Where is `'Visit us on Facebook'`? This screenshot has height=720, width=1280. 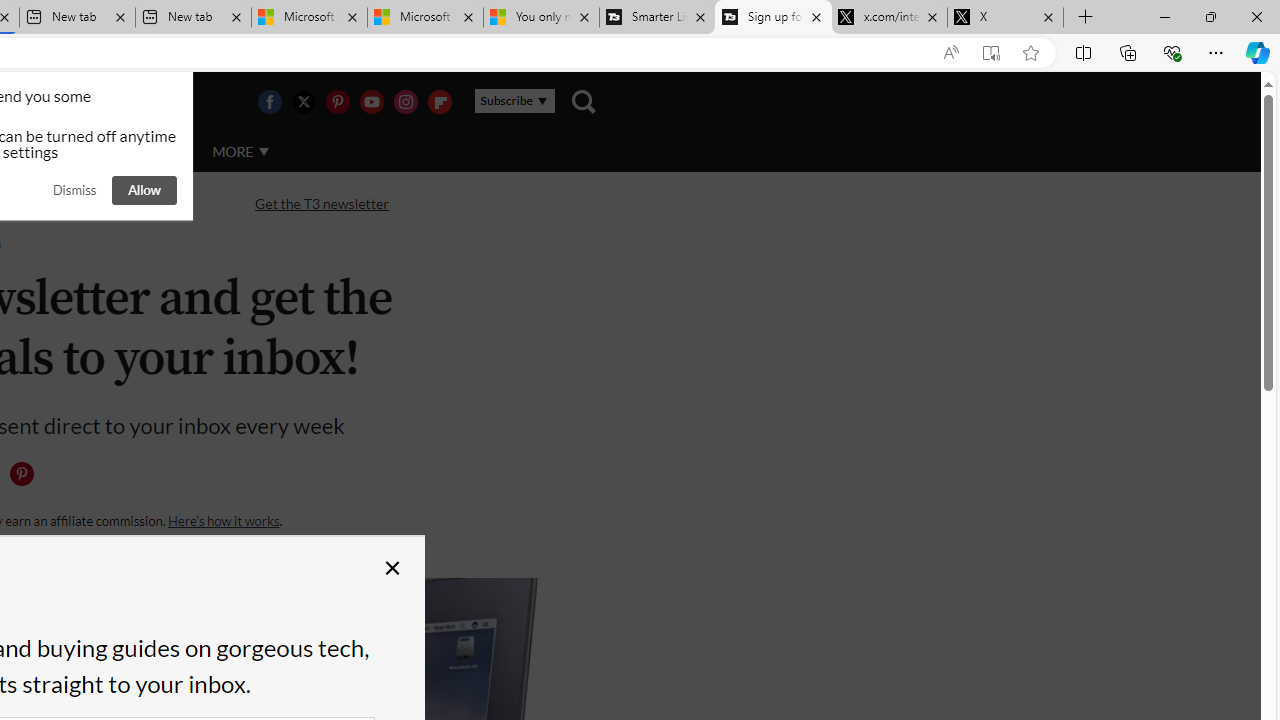 'Visit us on Facebook' is located at coordinates (268, 101).